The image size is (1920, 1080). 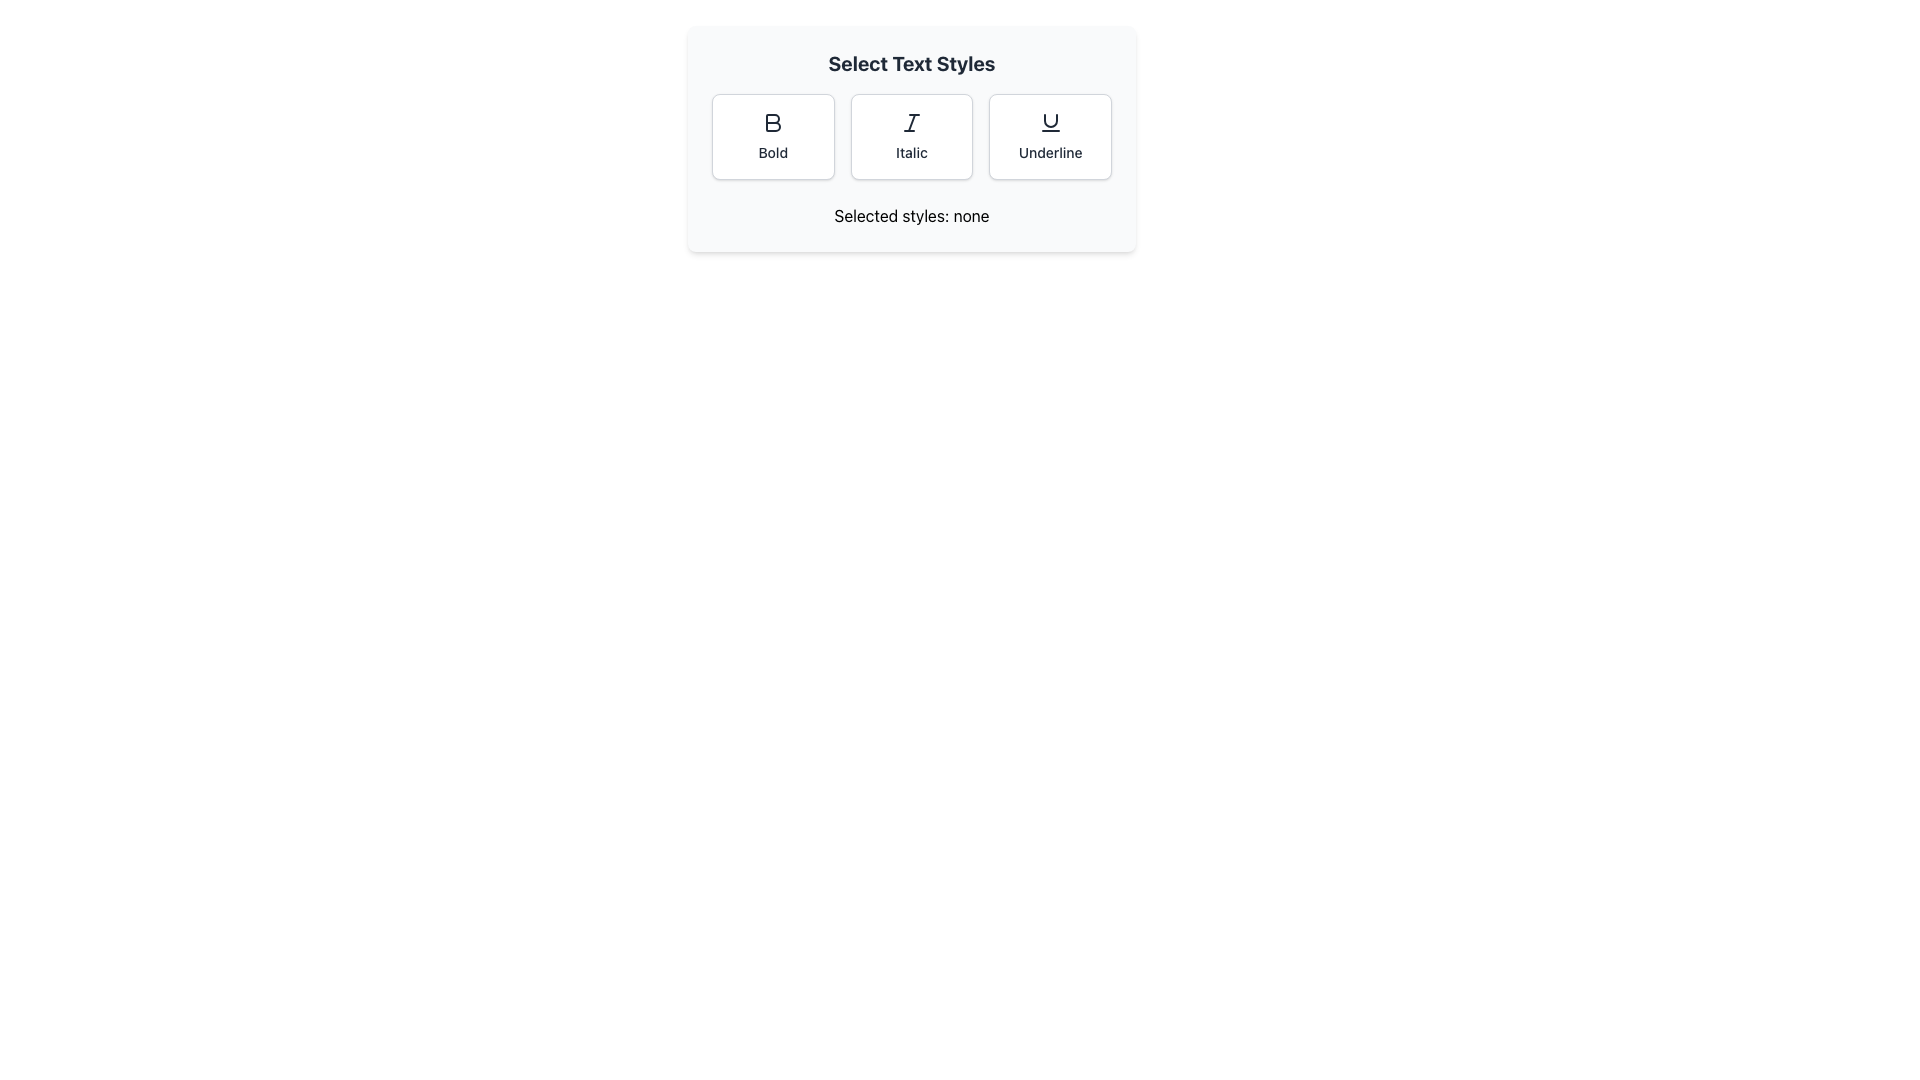 What do you see at coordinates (911, 216) in the screenshot?
I see `the static text label displaying 'Selected styles: none' at the bottom of the card titled 'Select Text Styles'` at bounding box center [911, 216].